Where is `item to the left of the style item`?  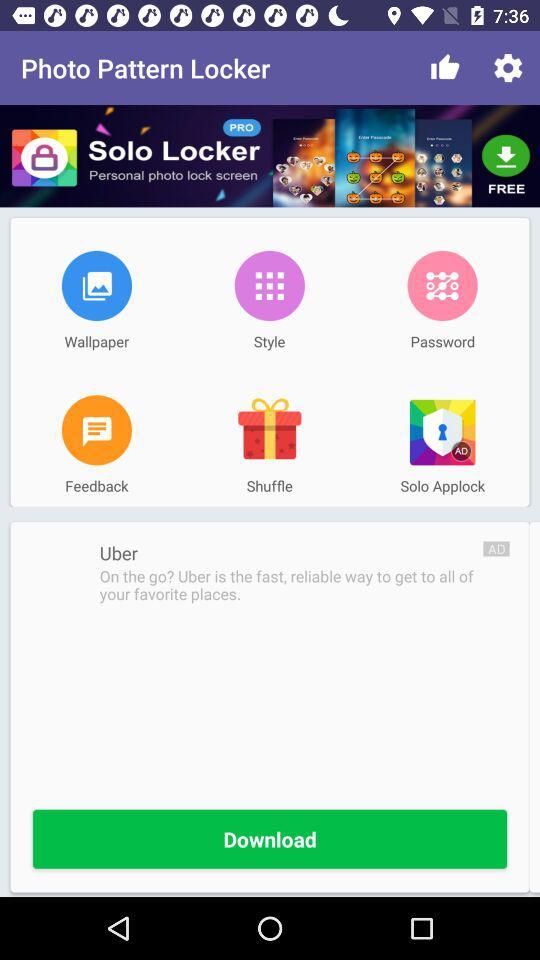
item to the left of the style item is located at coordinates (95, 284).